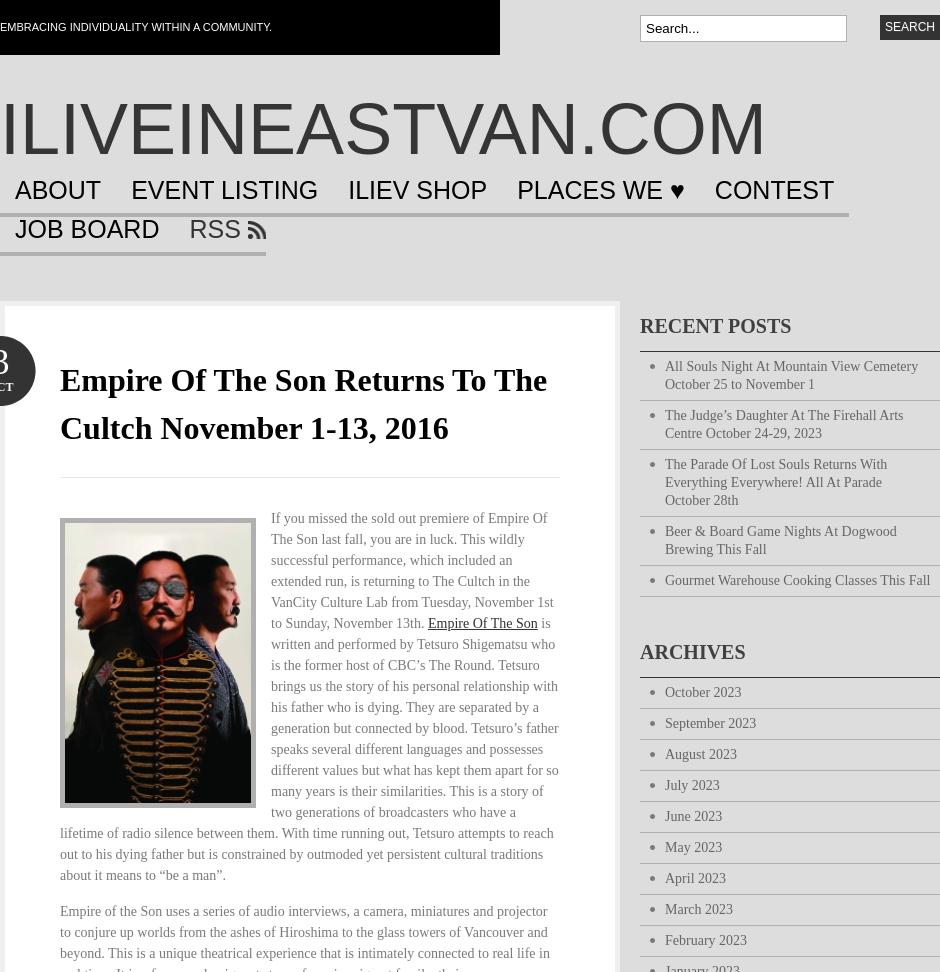 The image size is (940, 972). I want to click on 'August 2023', so click(664, 754).